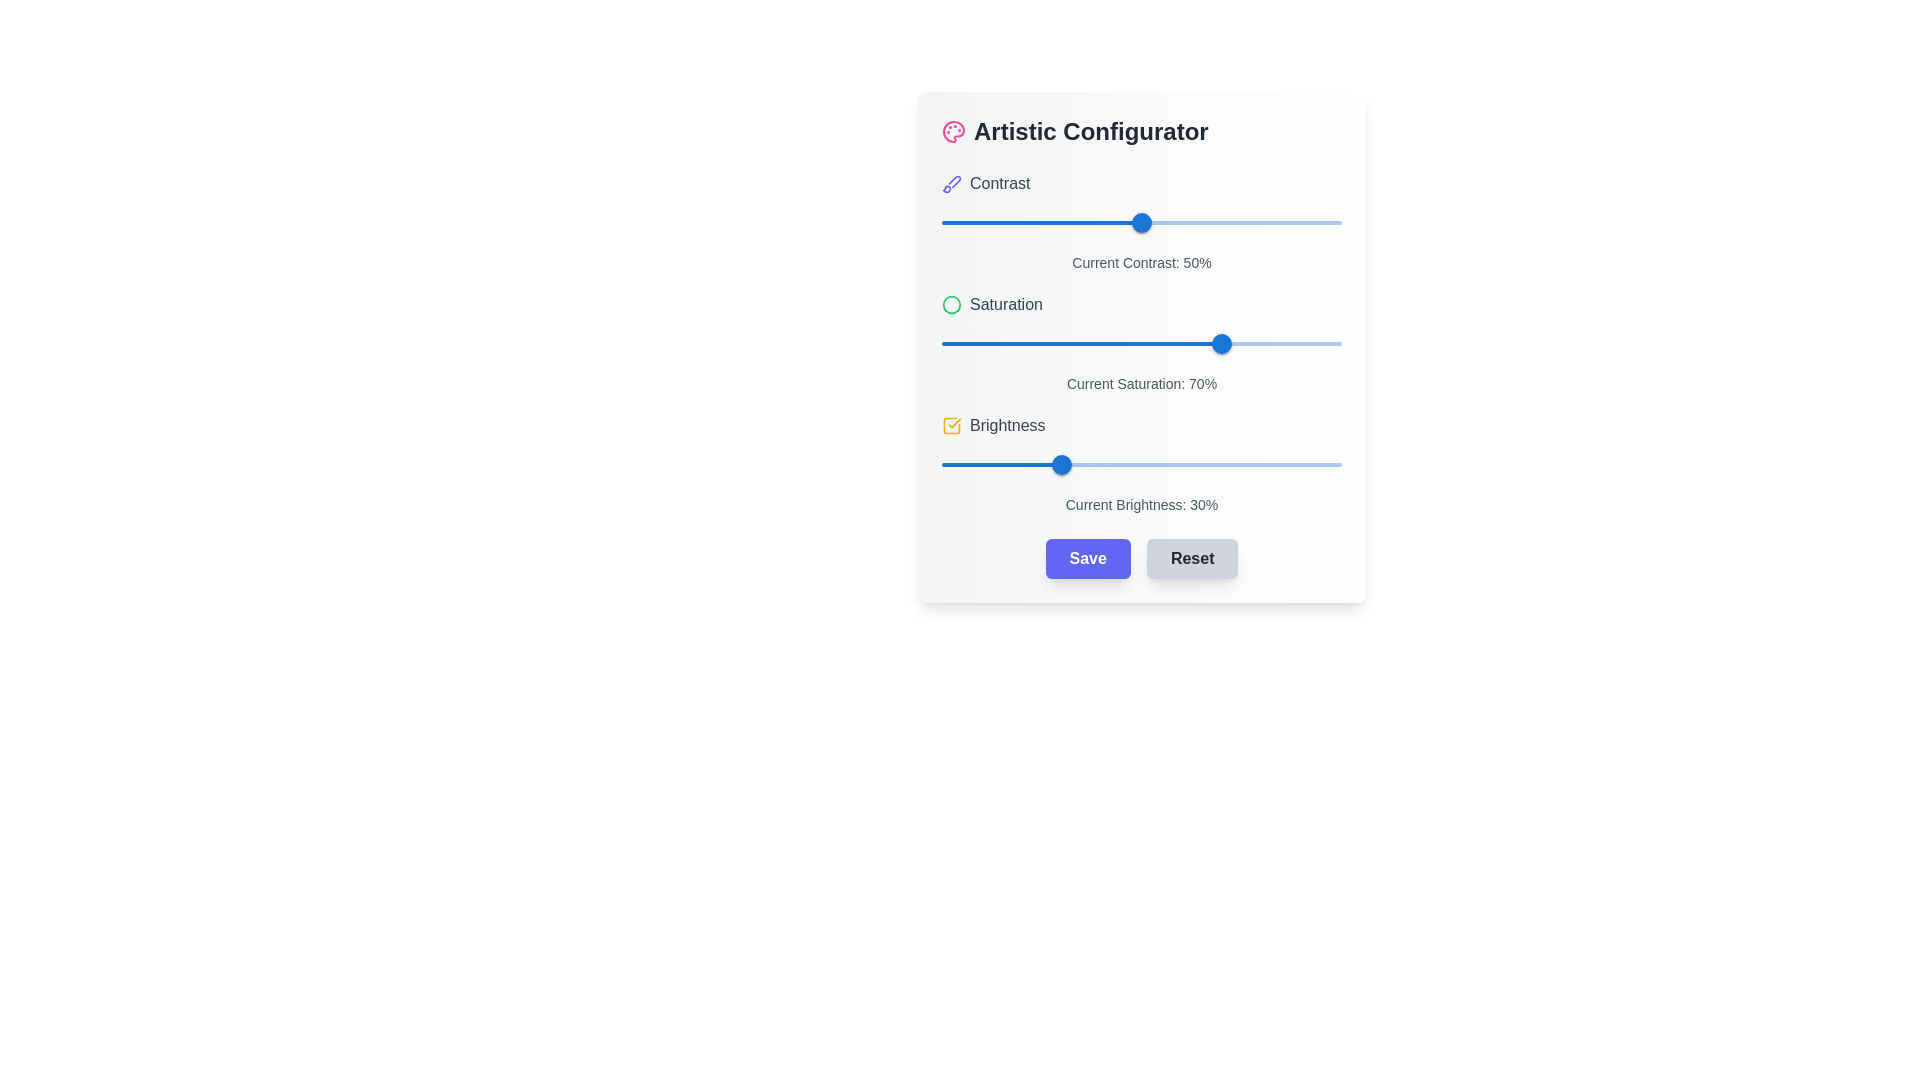 This screenshot has width=1920, height=1080. What do you see at coordinates (1192, 559) in the screenshot?
I see `the 'Reset' button` at bounding box center [1192, 559].